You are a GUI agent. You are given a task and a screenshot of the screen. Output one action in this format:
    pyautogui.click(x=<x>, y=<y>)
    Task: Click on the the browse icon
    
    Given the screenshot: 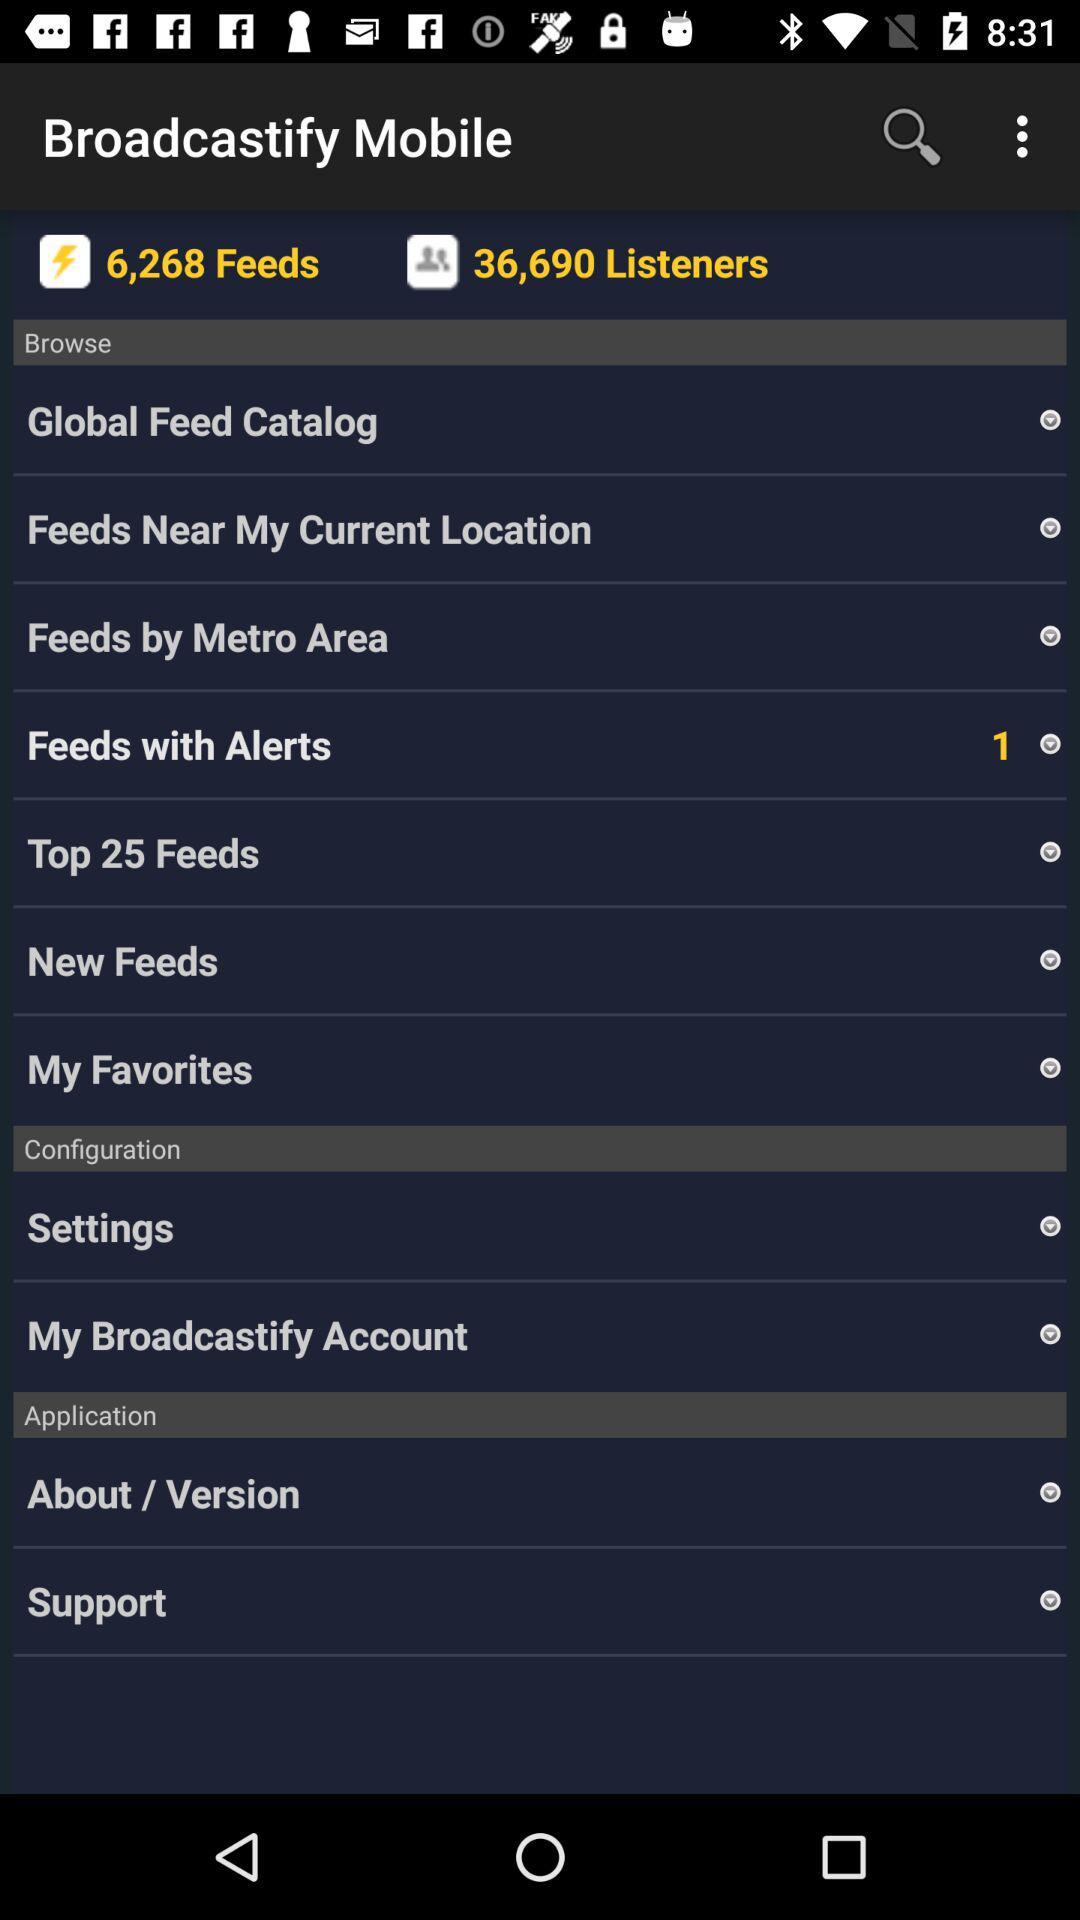 What is the action you would take?
    pyautogui.click(x=540, y=342)
    